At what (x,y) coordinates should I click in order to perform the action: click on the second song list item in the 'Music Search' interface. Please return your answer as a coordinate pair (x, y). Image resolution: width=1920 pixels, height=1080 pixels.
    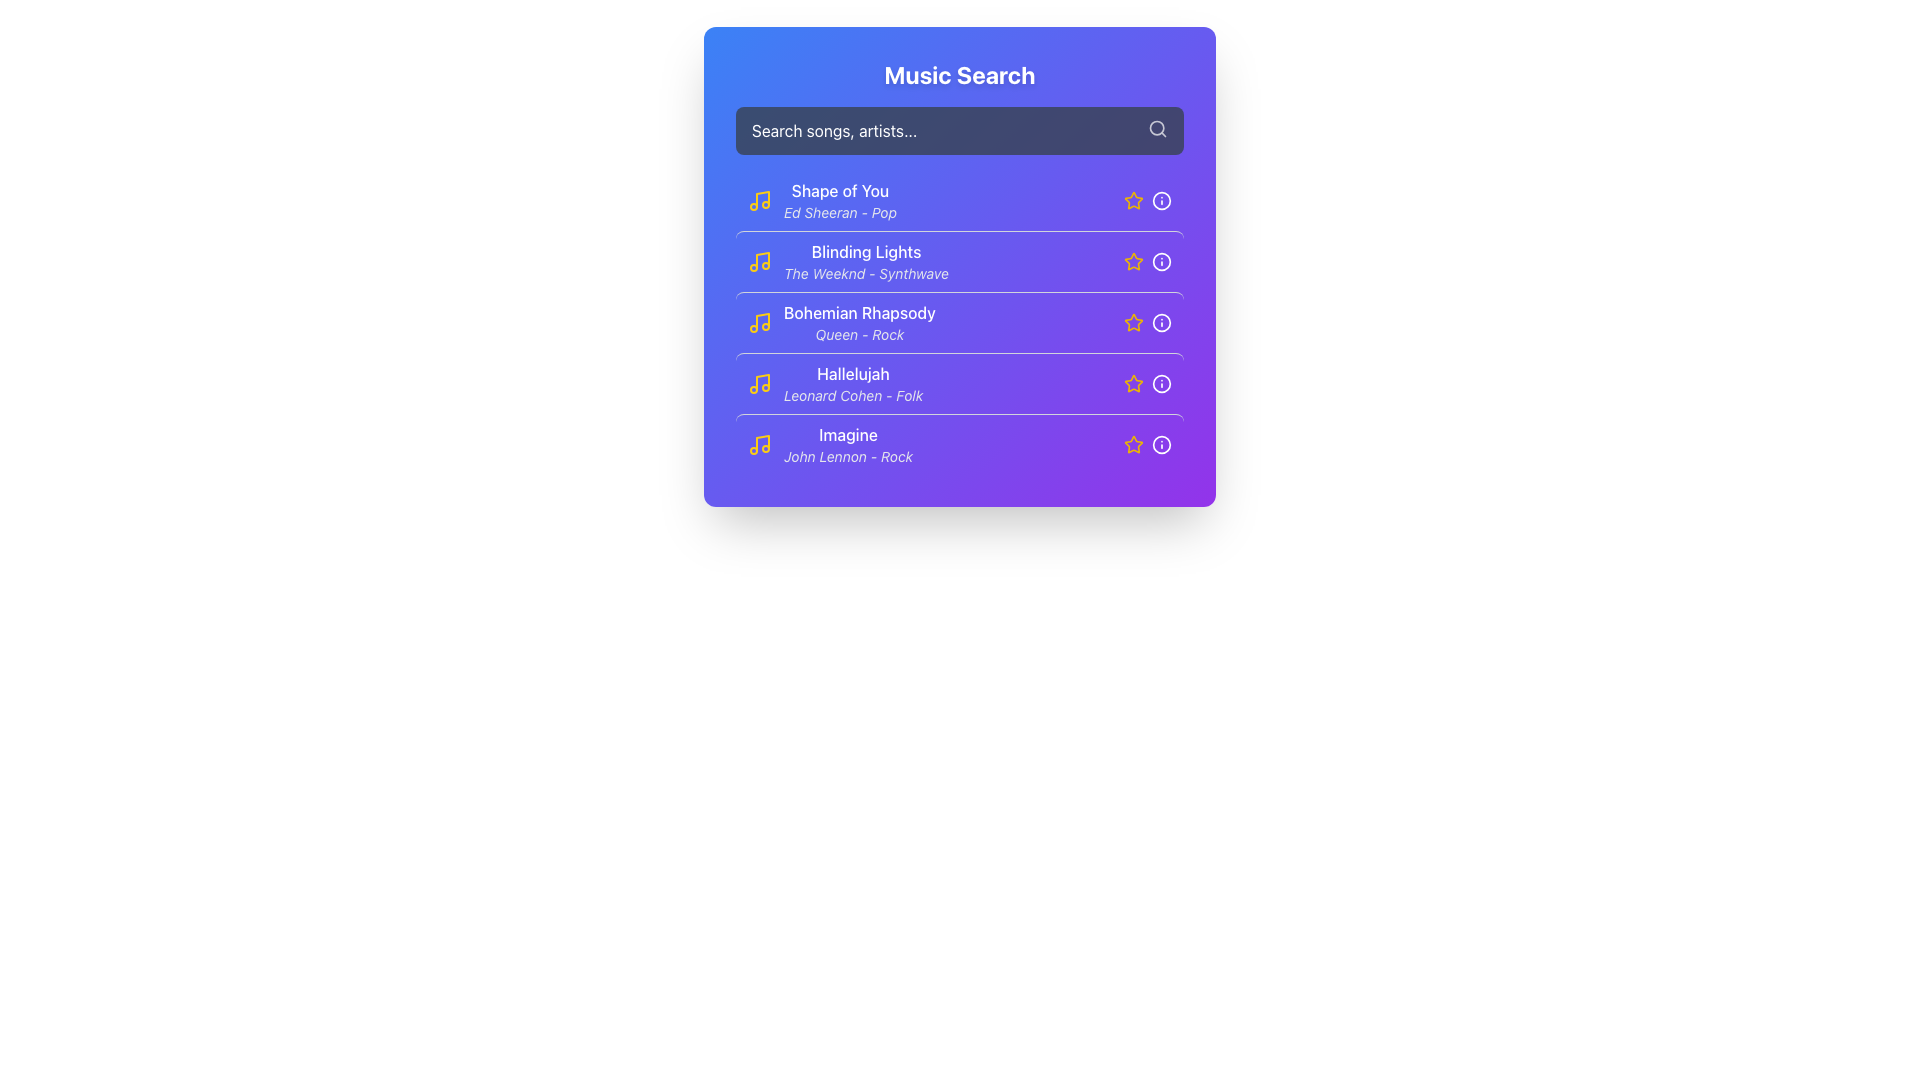
    Looking at the image, I should click on (866, 261).